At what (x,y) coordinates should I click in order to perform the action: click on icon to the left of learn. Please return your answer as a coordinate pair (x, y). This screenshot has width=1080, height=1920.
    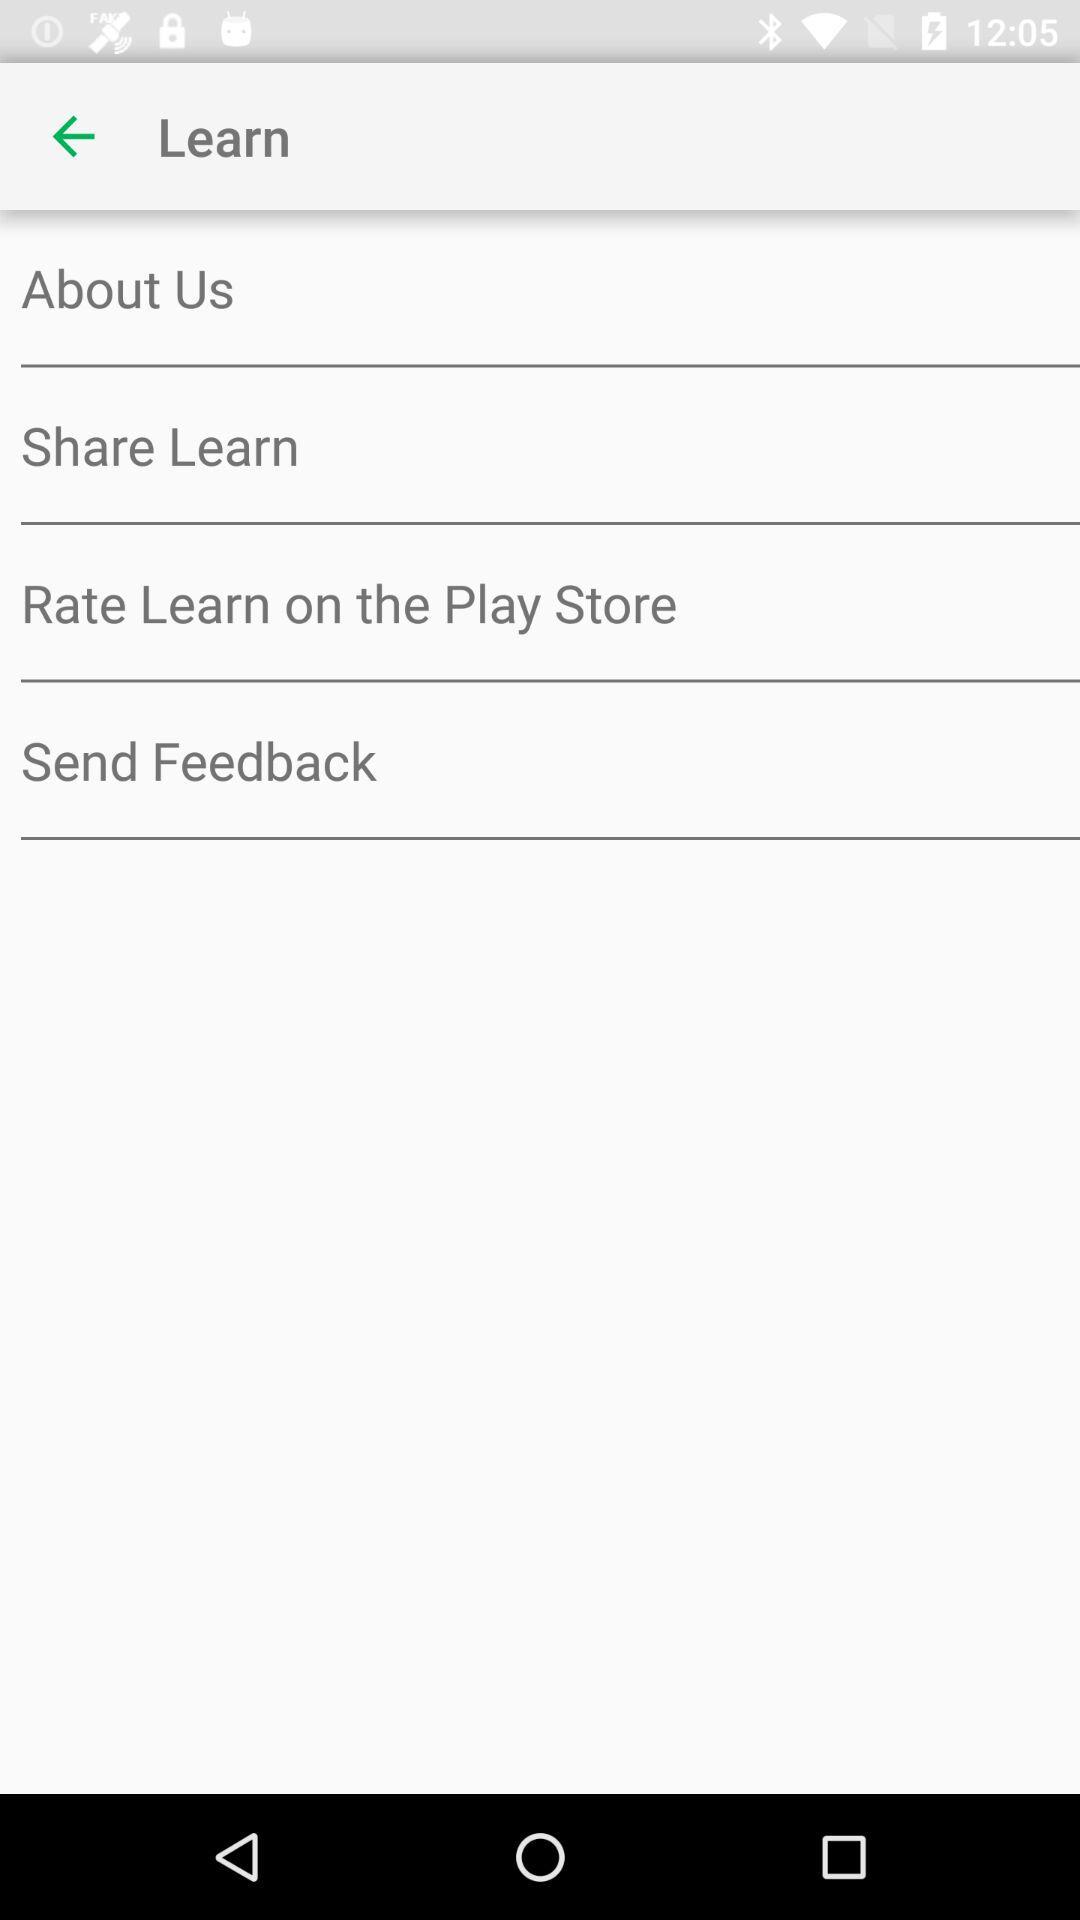
    Looking at the image, I should click on (72, 135).